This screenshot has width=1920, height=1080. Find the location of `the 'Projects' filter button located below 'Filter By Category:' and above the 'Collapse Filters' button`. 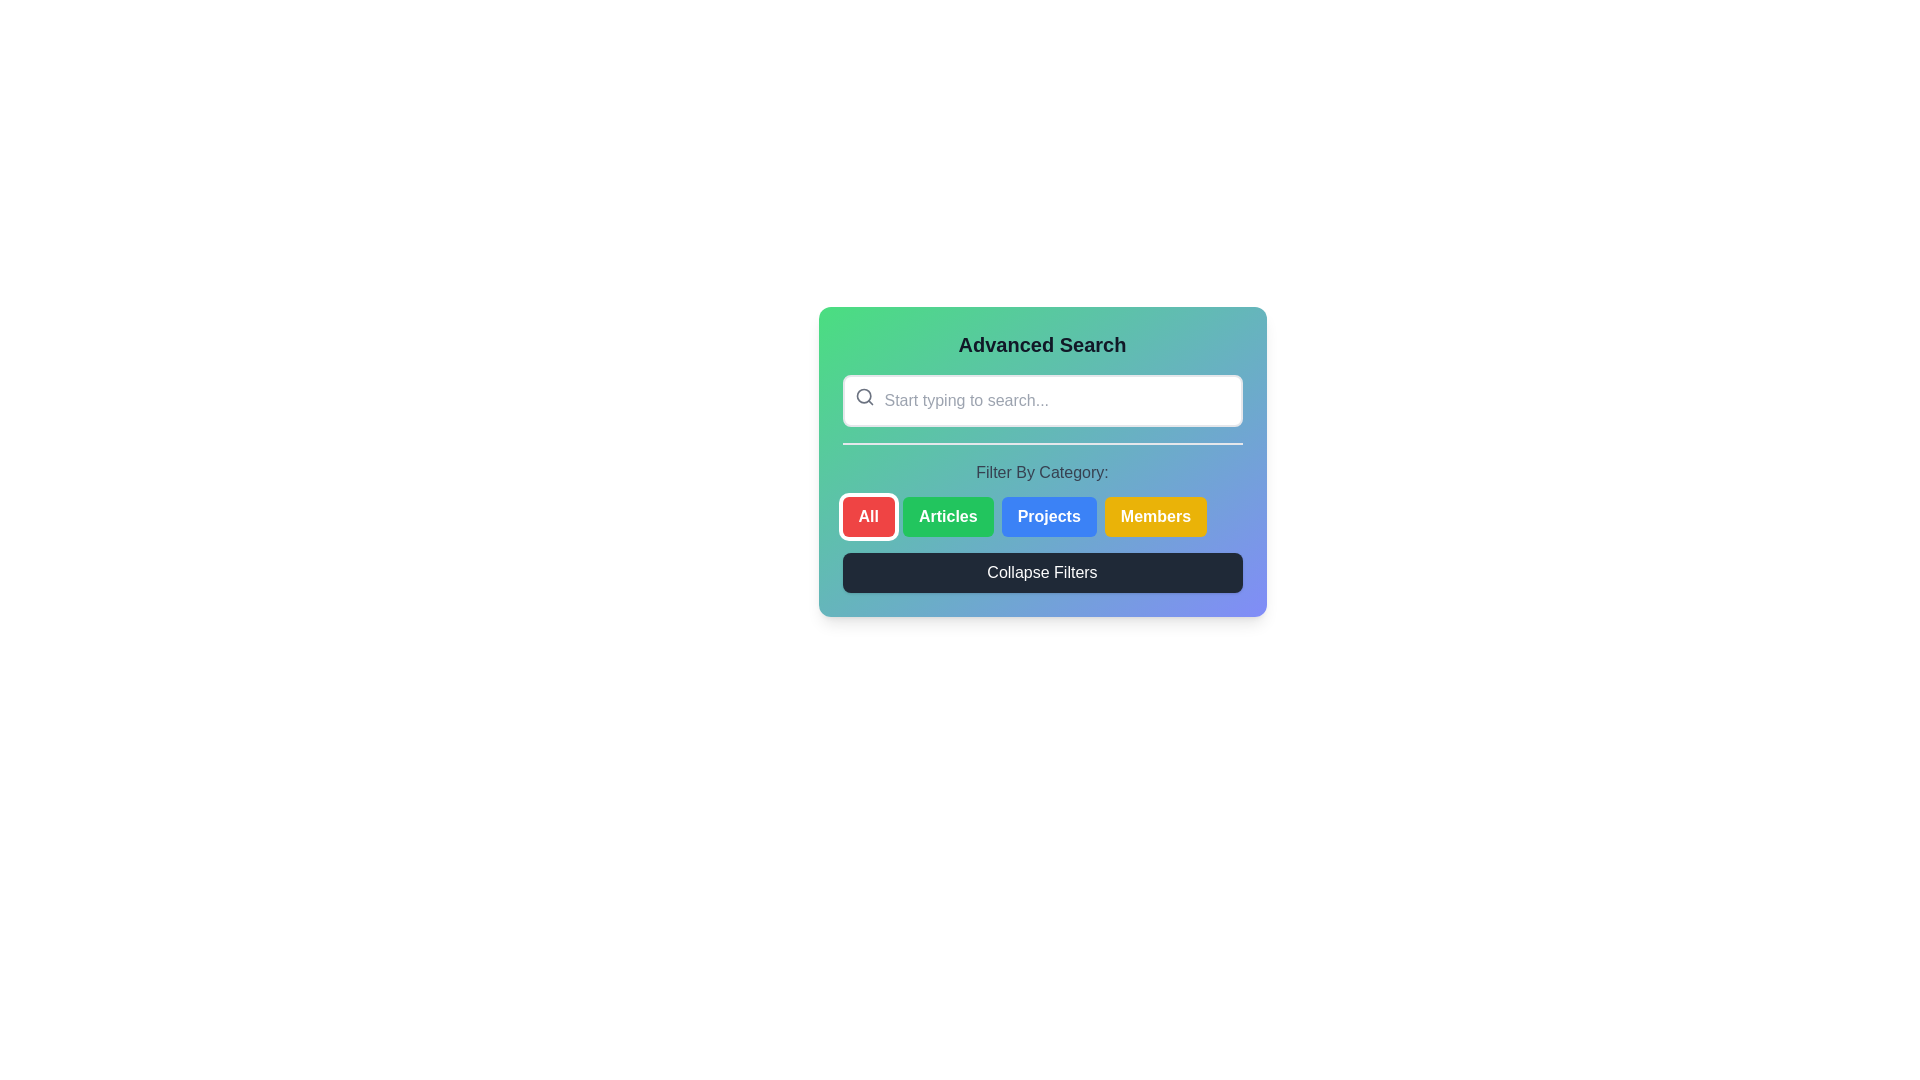

the 'Projects' filter button located below 'Filter By Category:' and above the 'Collapse Filters' button is located at coordinates (1041, 538).